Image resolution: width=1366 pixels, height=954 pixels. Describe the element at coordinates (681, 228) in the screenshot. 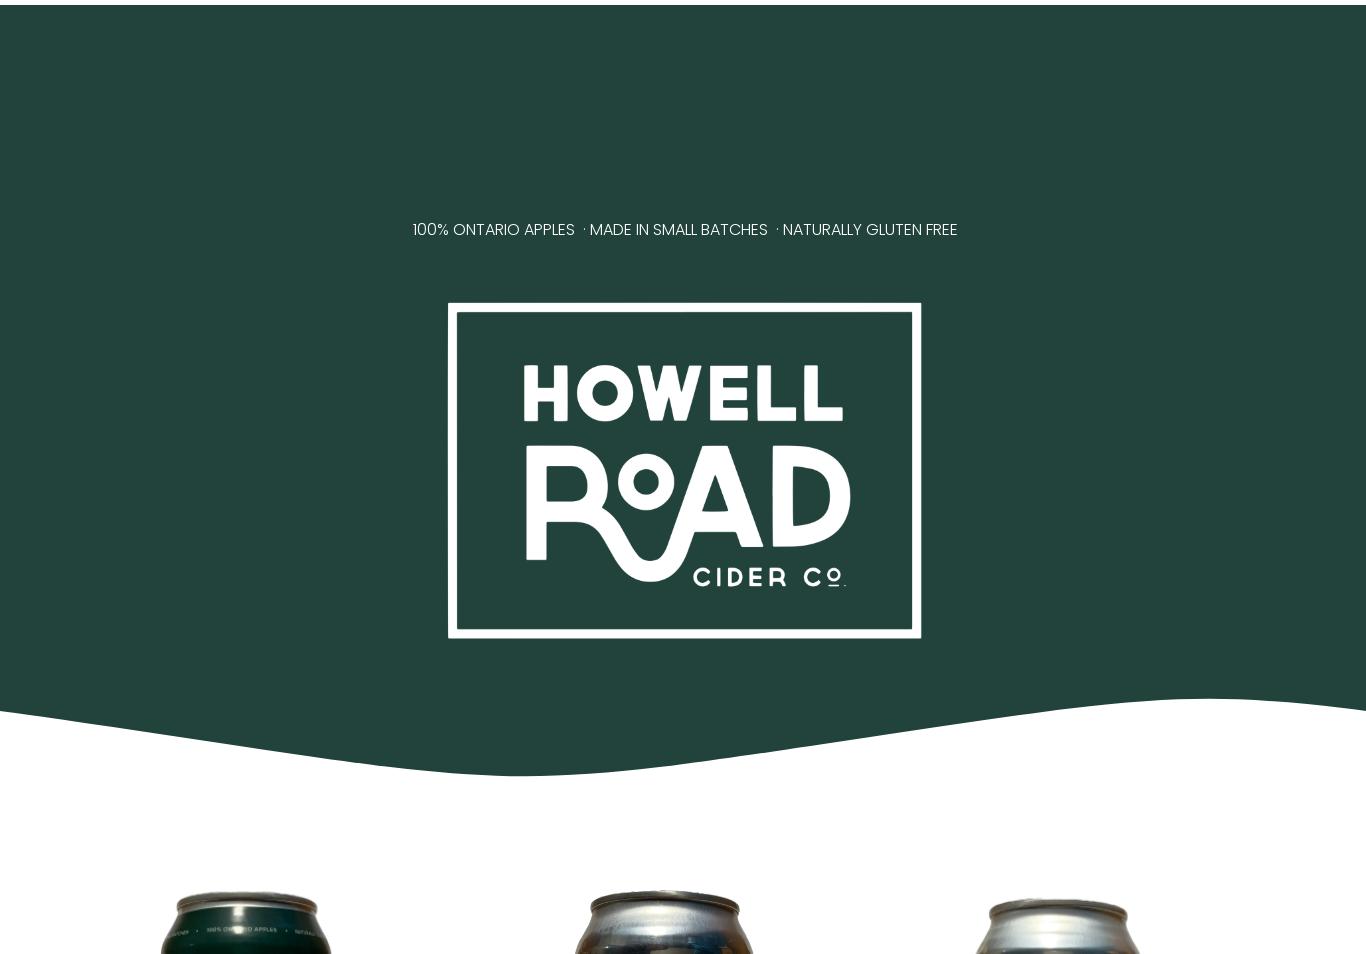

I see `'100% ONTARIO APPLES  · MADE IN SMALL BATCHES  · NATURALLY GLUTEN FREE'` at that location.